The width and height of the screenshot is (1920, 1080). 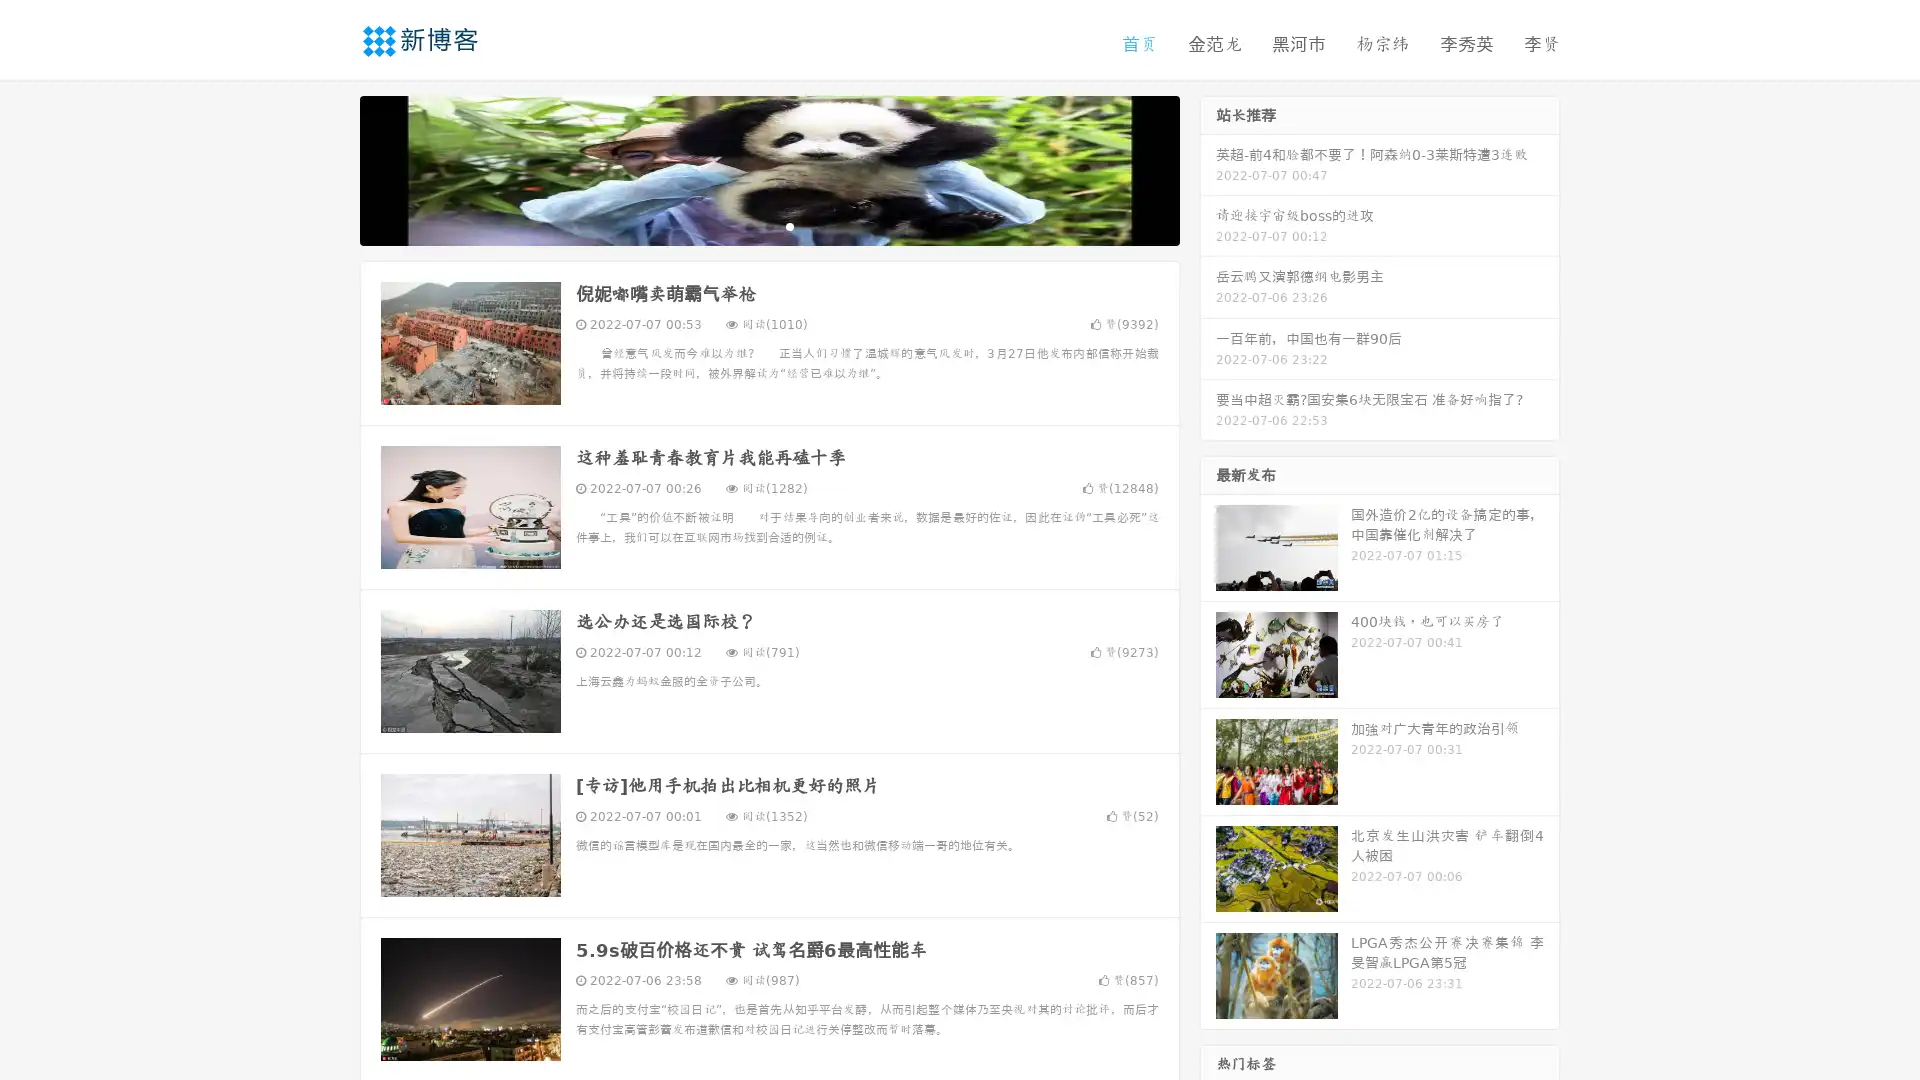 What do you see at coordinates (748, 225) in the screenshot?
I see `Go to slide 1` at bounding box center [748, 225].